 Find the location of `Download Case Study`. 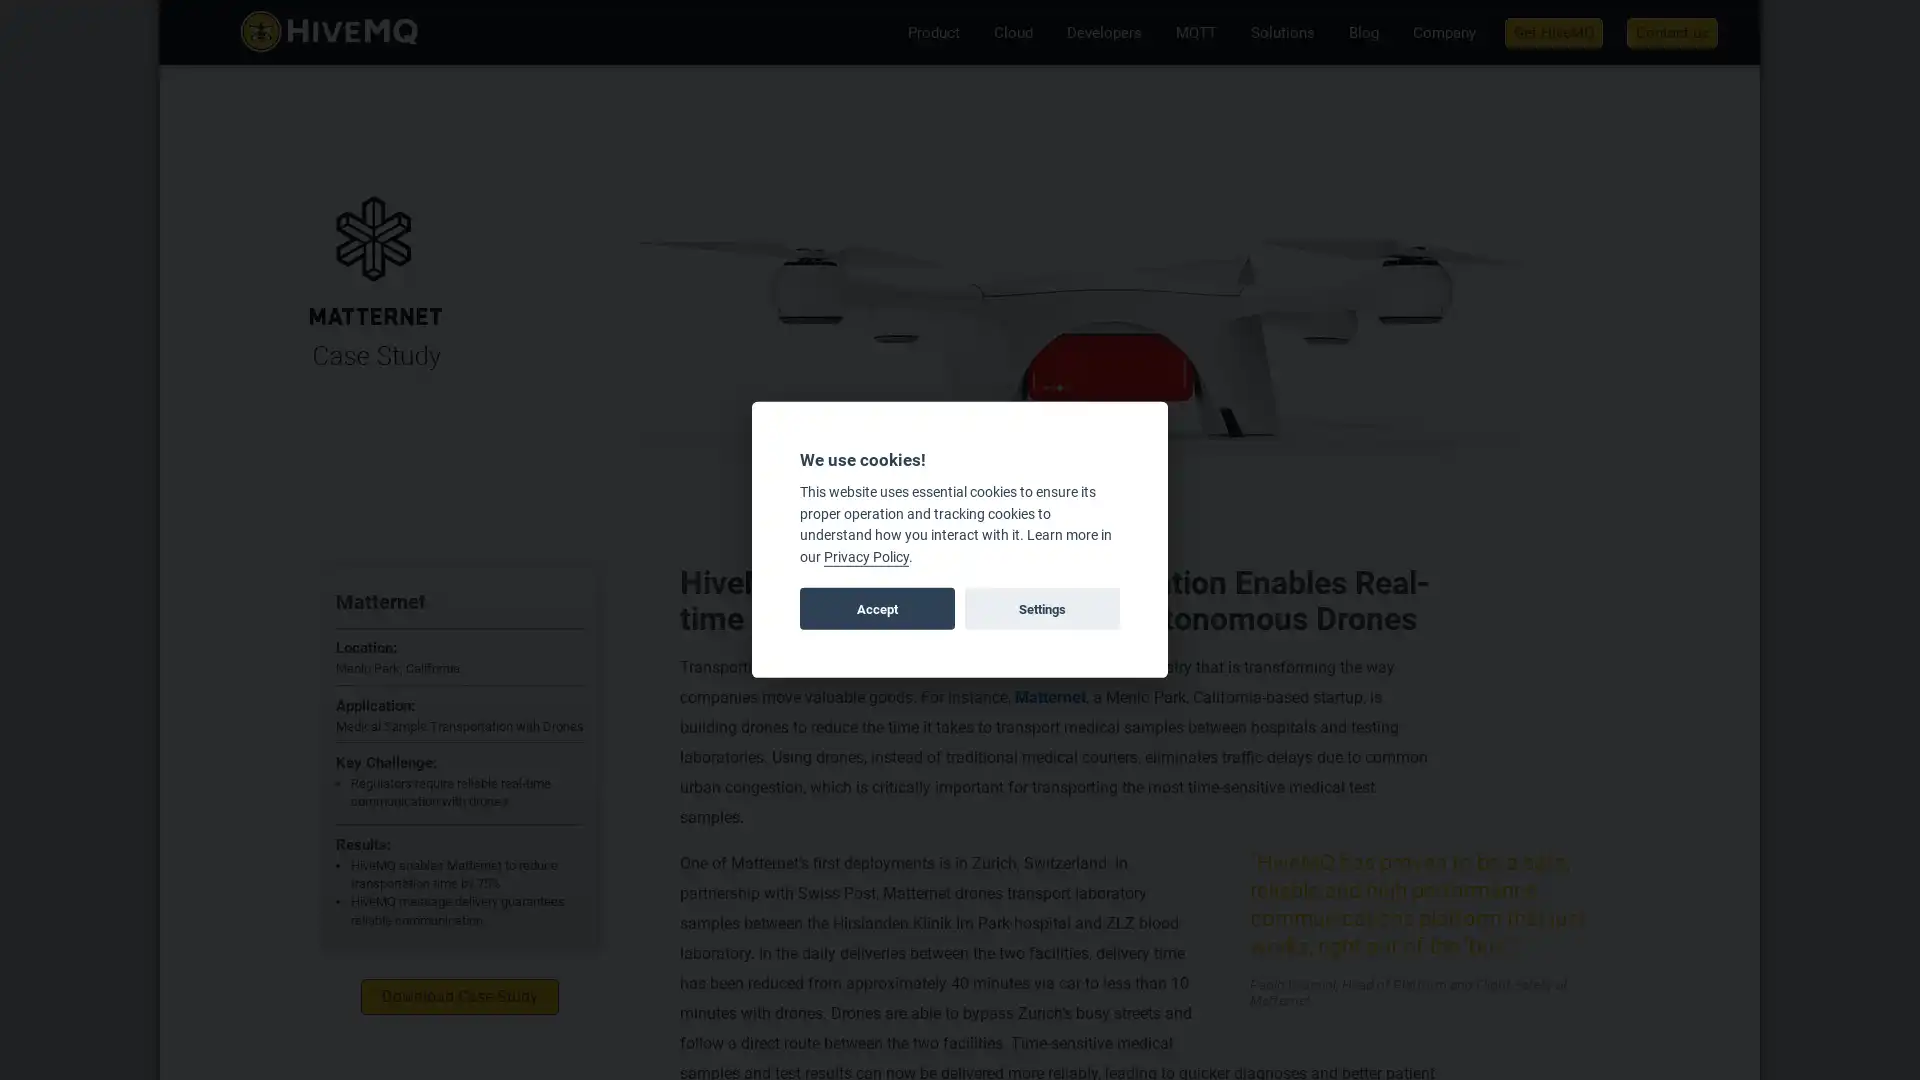

Download Case Study is located at coordinates (459, 996).